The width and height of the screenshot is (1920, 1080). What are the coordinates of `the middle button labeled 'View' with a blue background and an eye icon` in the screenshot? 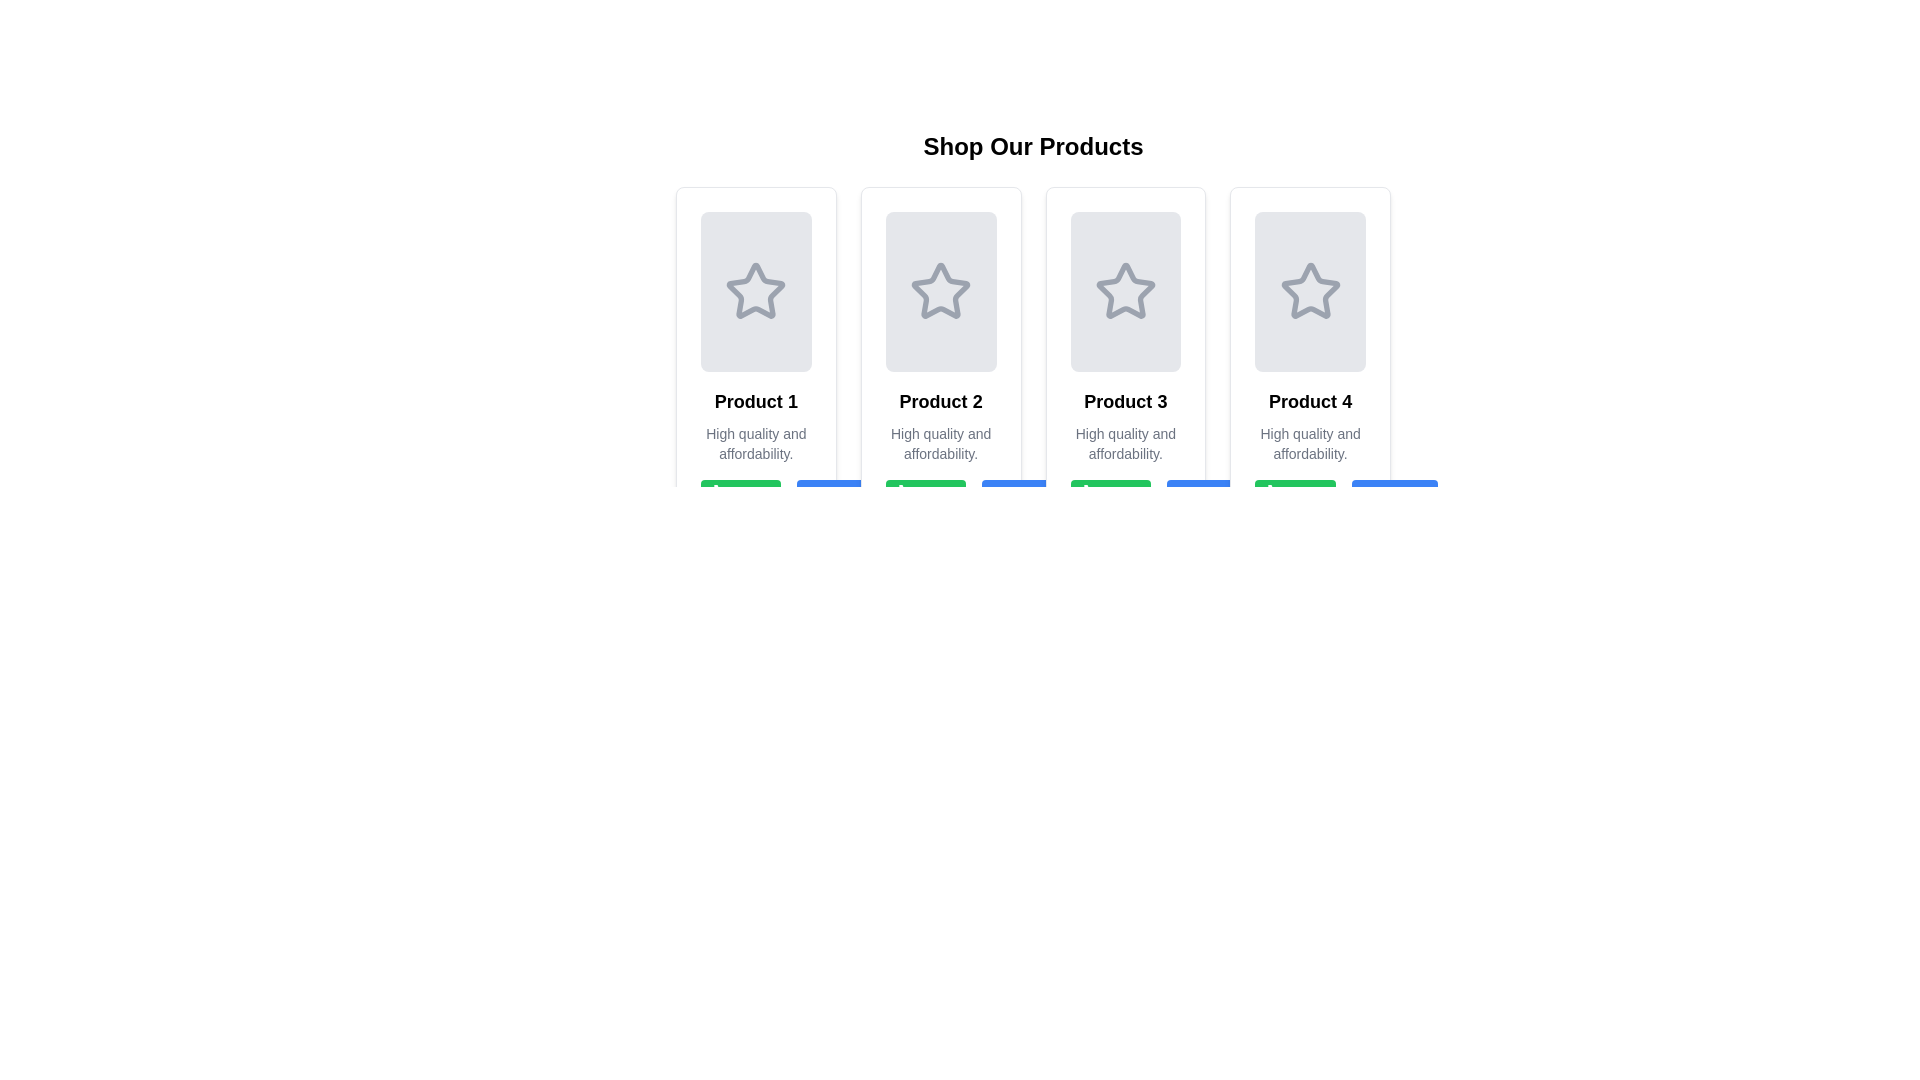 It's located at (840, 495).